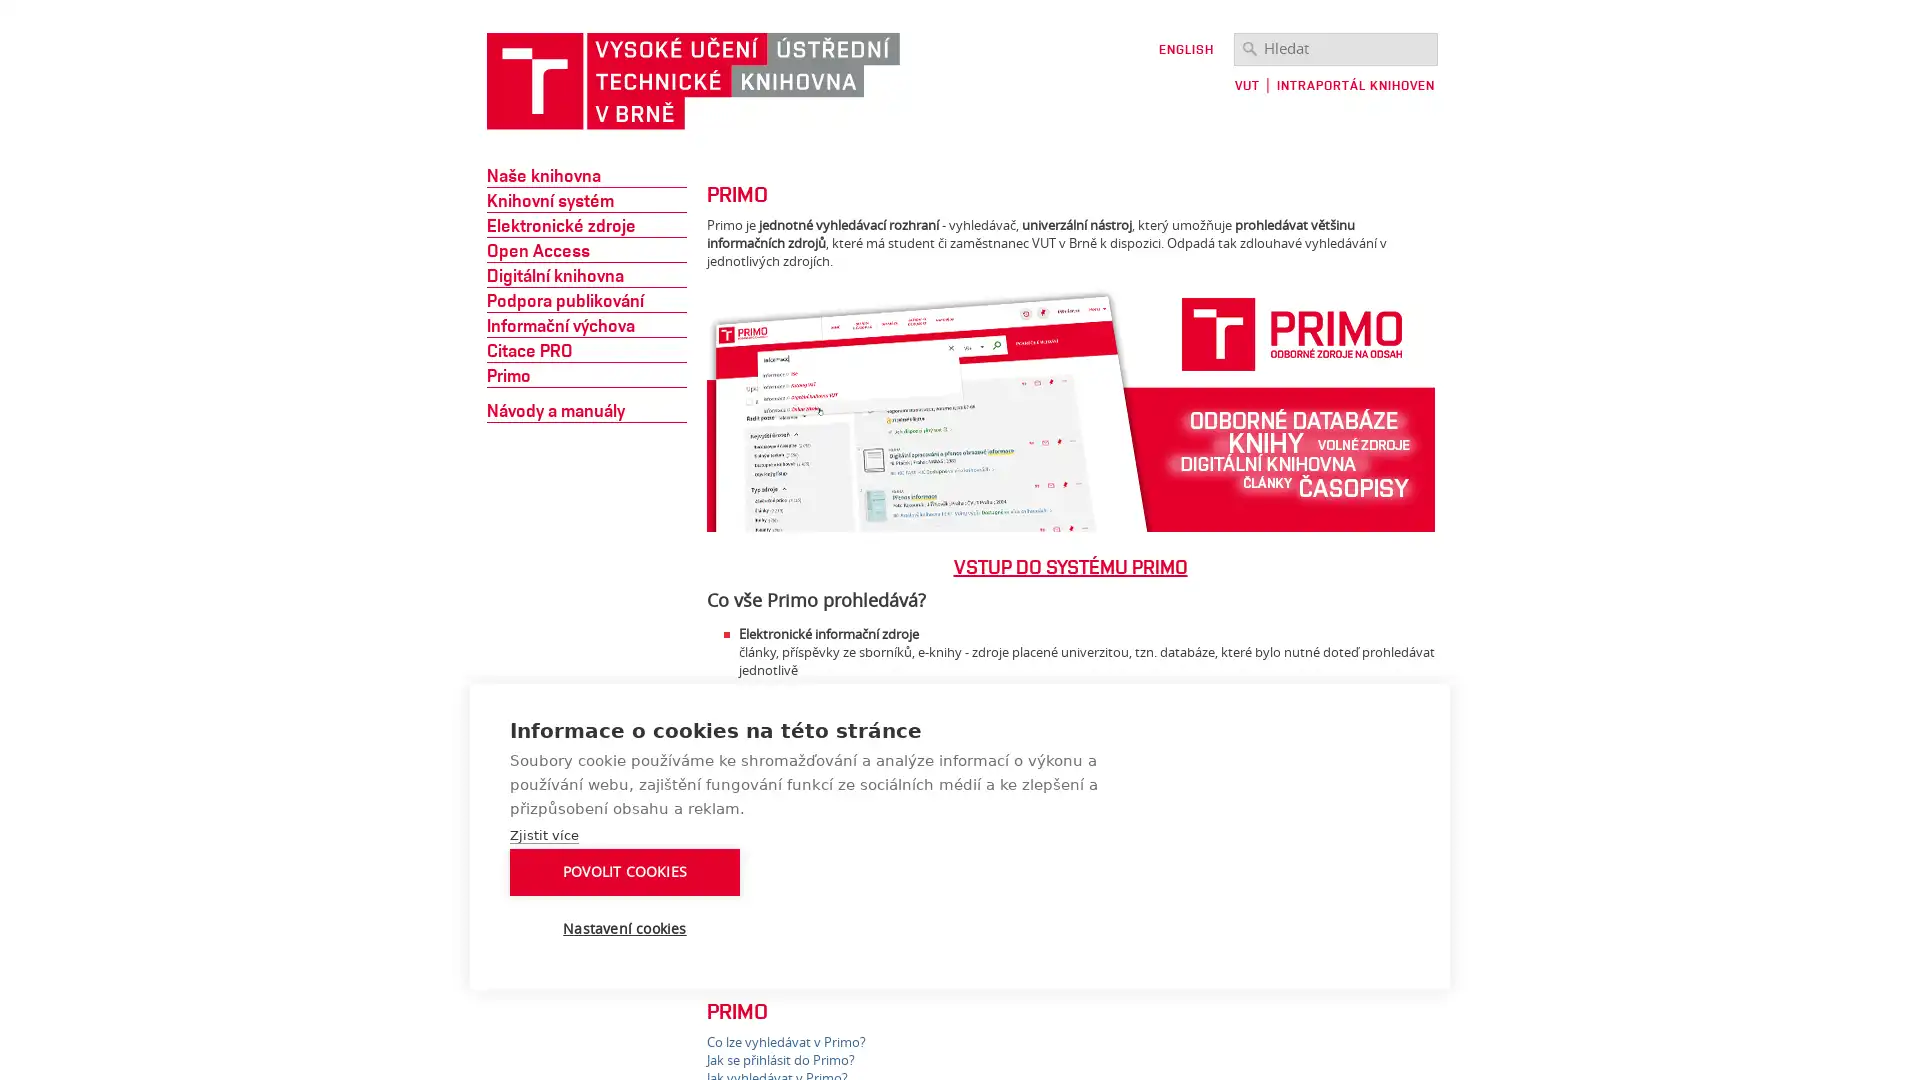 This screenshot has width=1920, height=1080. I want to click on POVOLIT COOKIES, so click(1291, 848).